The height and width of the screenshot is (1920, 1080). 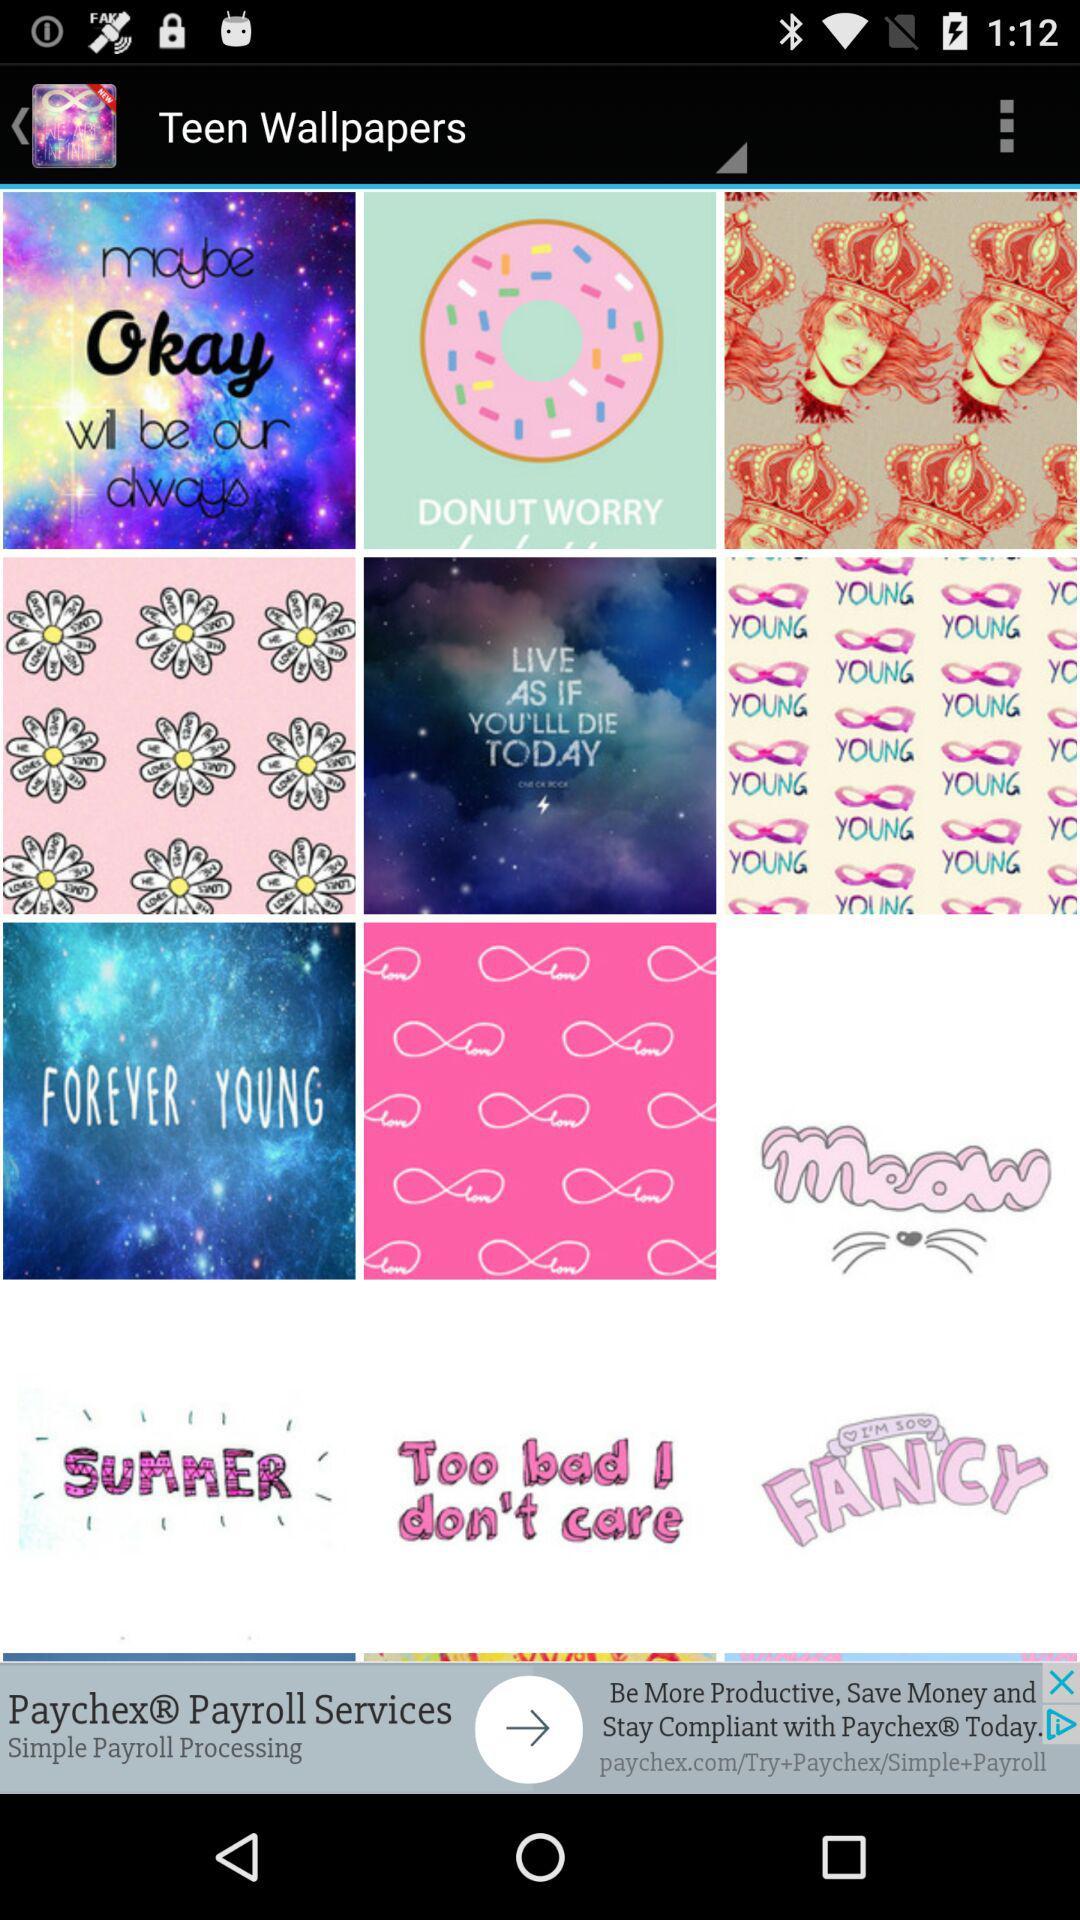 I want to click on the 1st image in the 2nd row below teen wallpapers, so click(x=181, y=734).